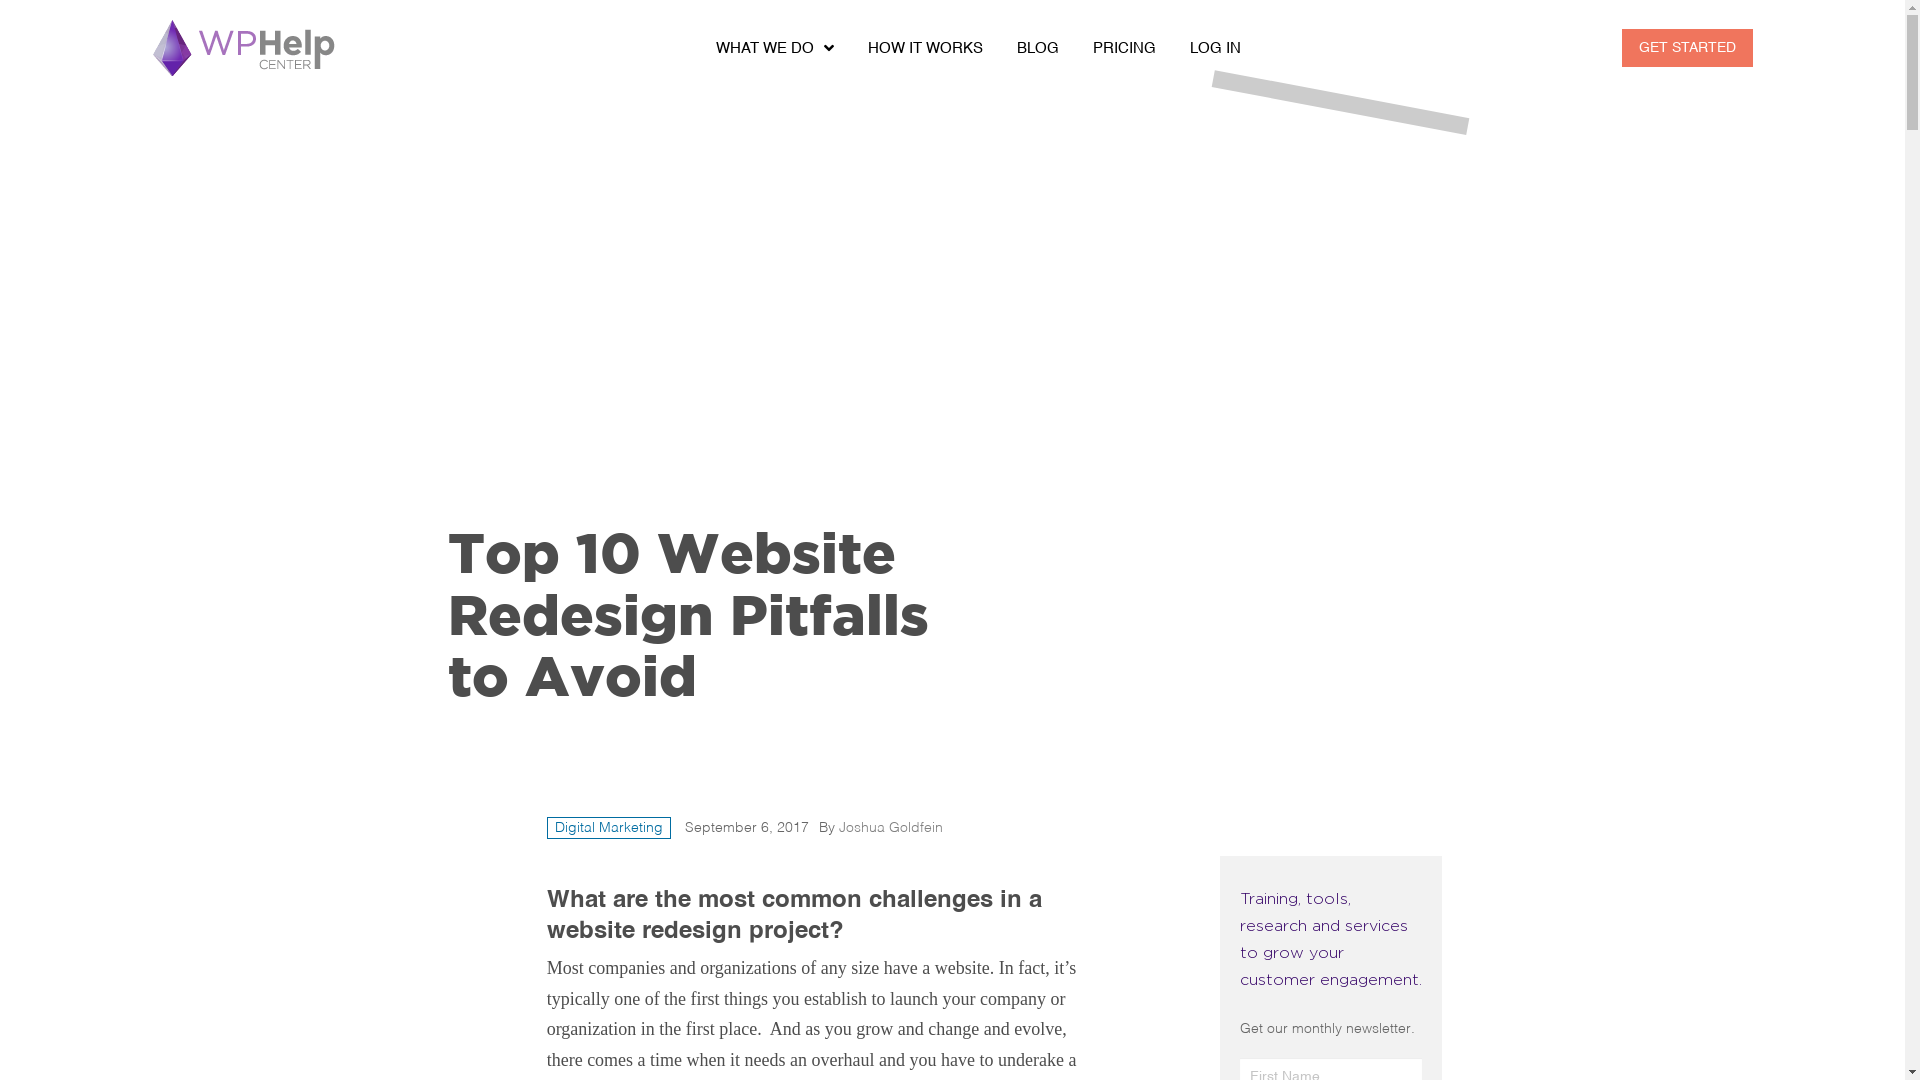 This screenshot has width=1920, height=1080. What do you see at coordinates (1622, 46) in the screenshot?
I see `'GET STARTED'` at bounding box center [1622, 46].